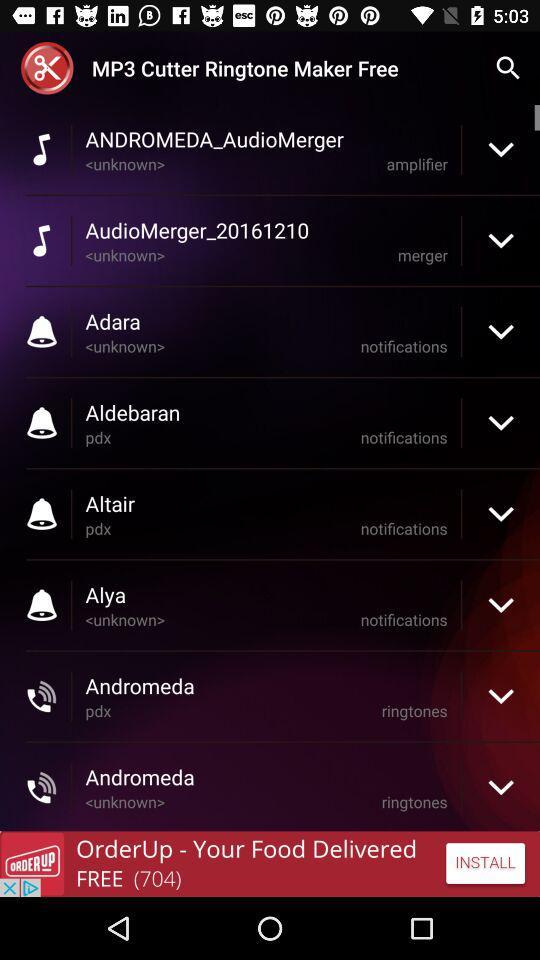 This screenshot has height=960, width=540. Describe the element at coordinates (270, 863) in the screenshot. I see `sponsored content` at that location.